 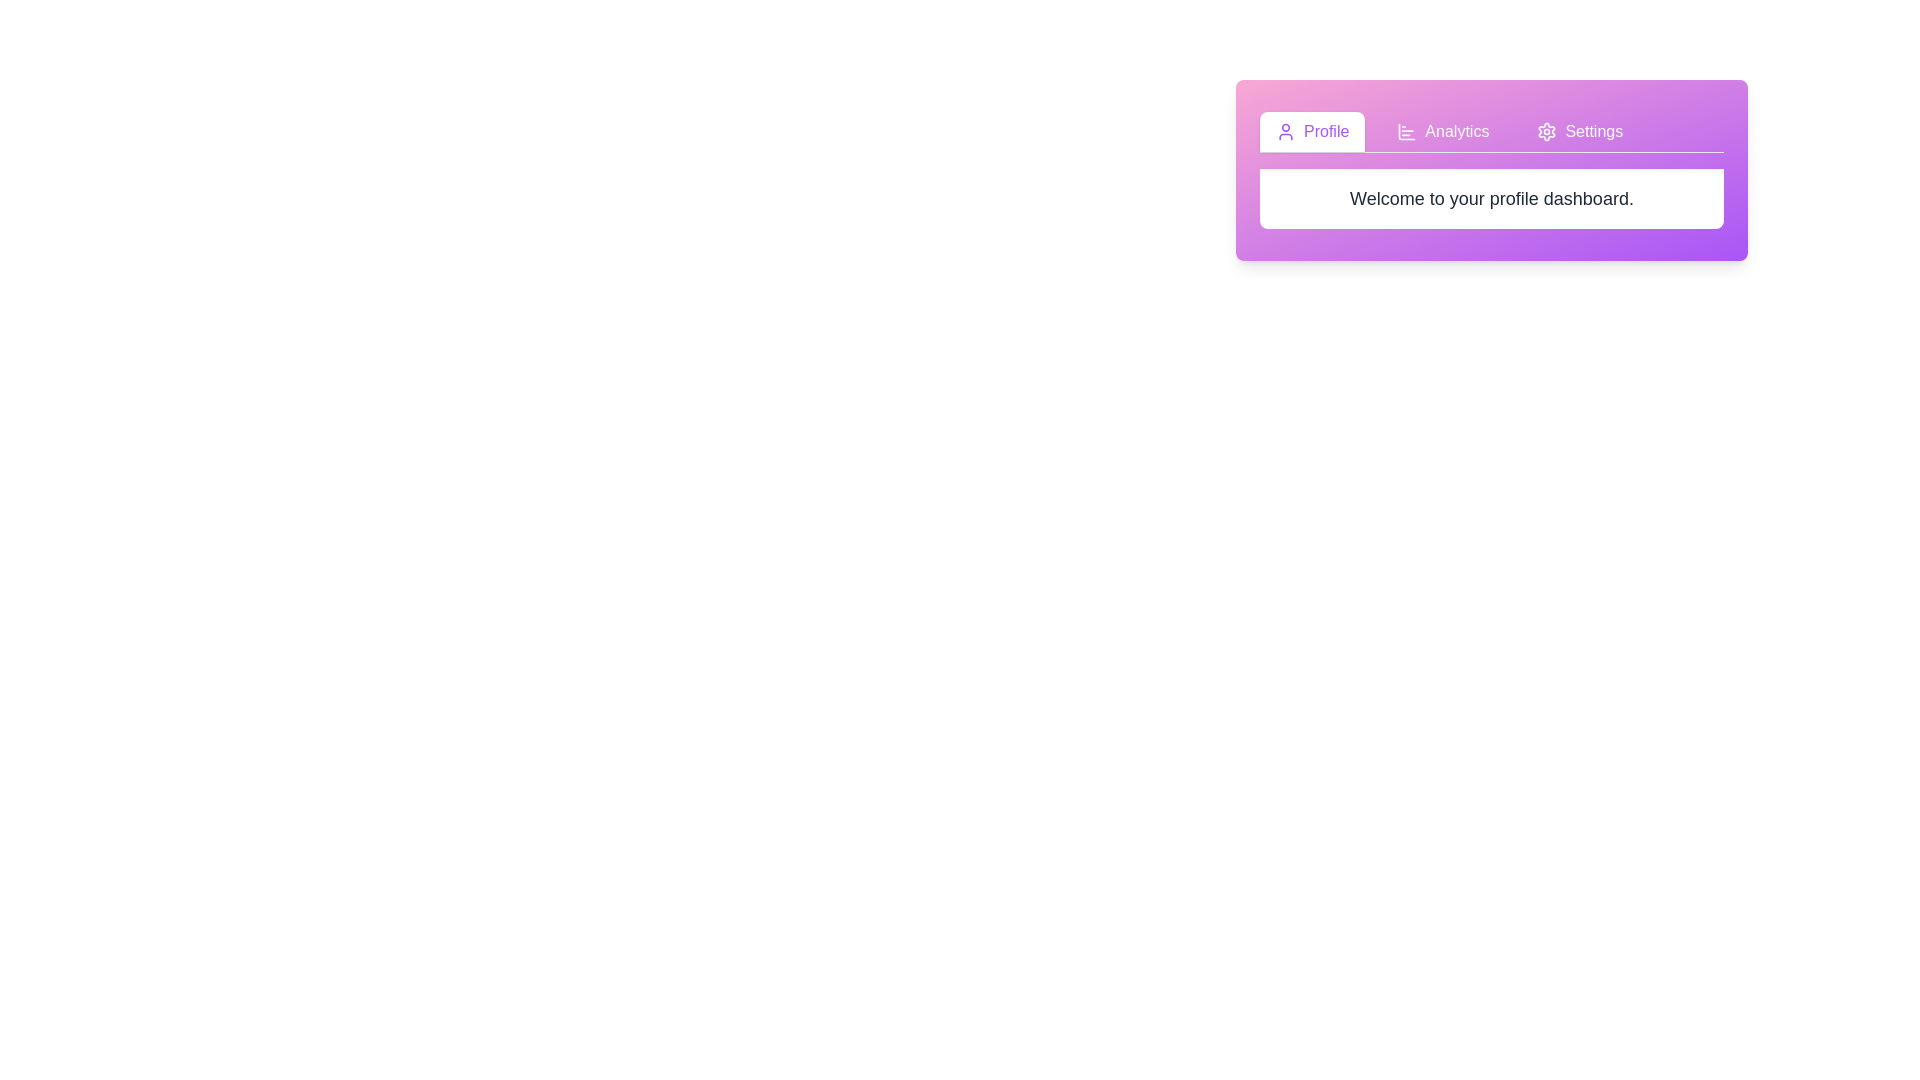 I want to click on the Profile tab by clicking on its button, so click(x=1312, y=131).